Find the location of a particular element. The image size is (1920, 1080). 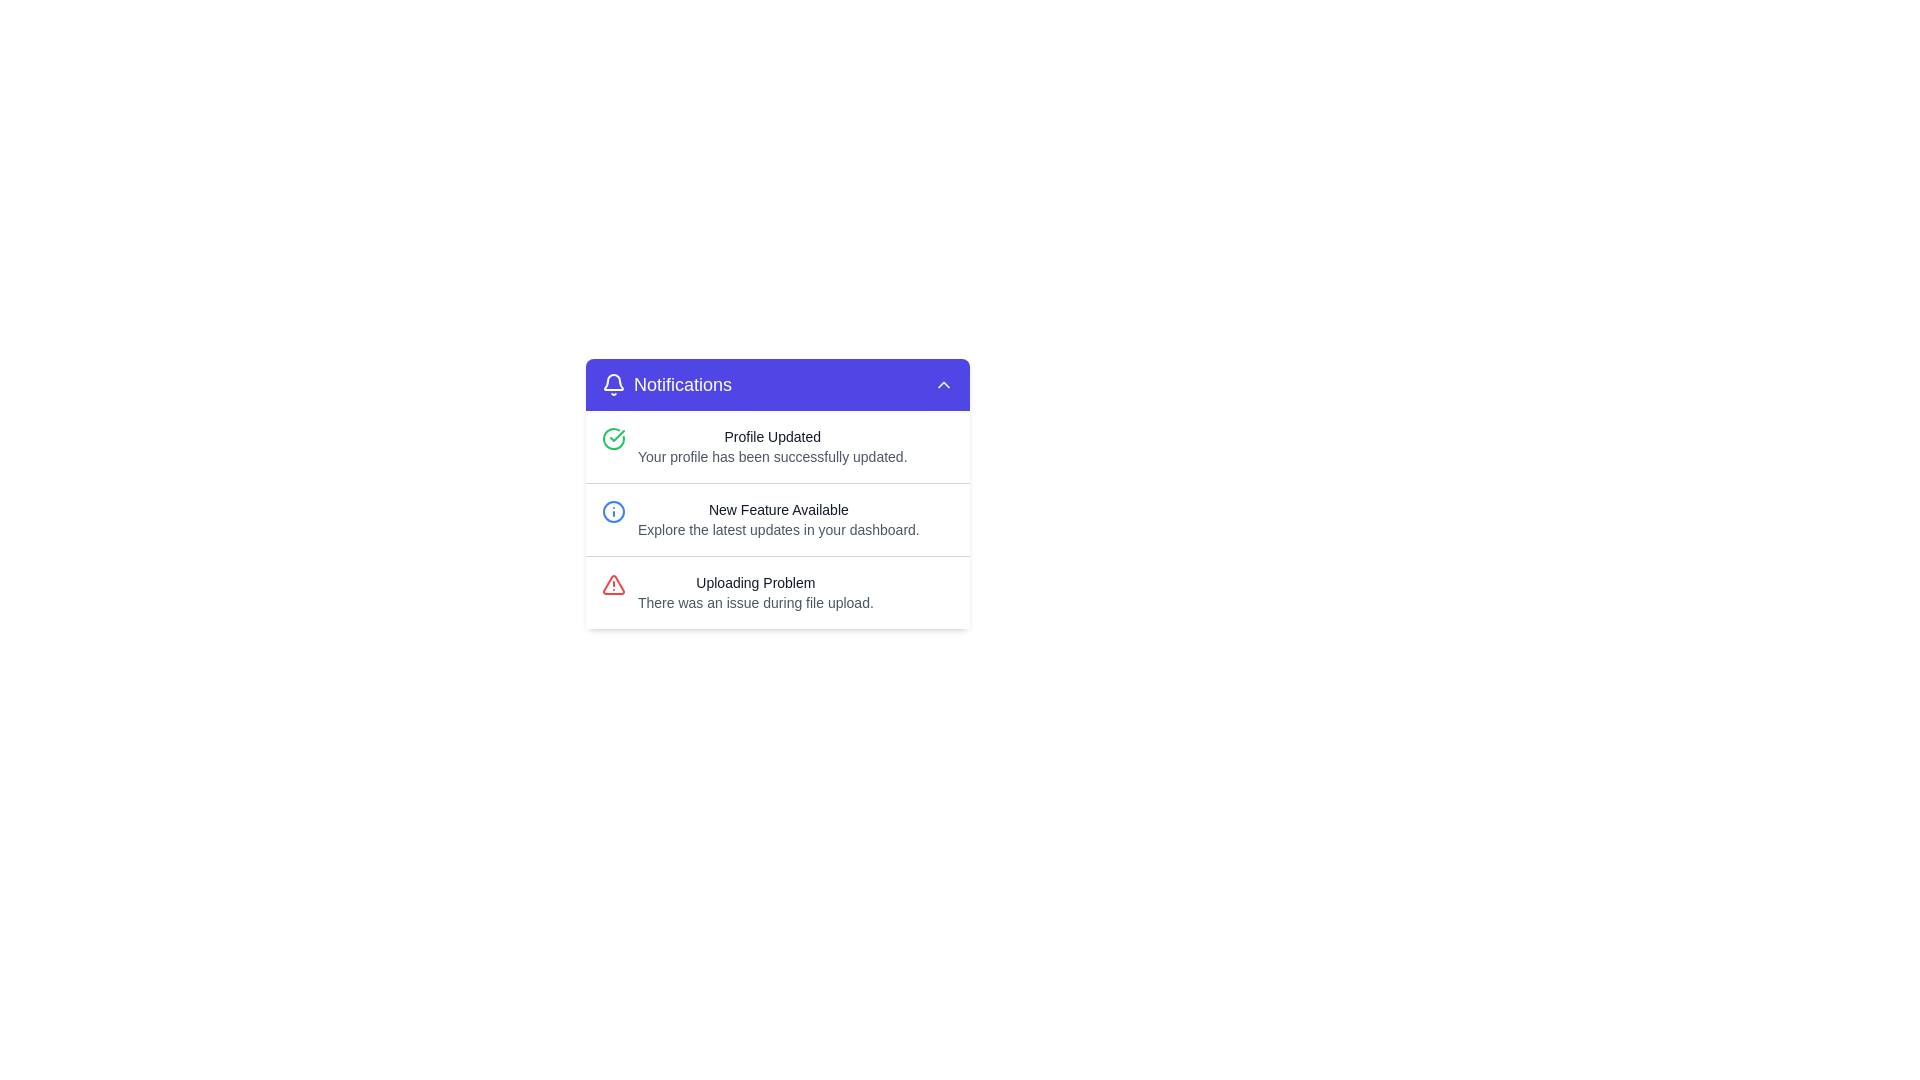

the text label that says 'Your profile has been successfully updated.' located under the 'Profile Updated' text in the notification section is located at coordinates (771, 456).